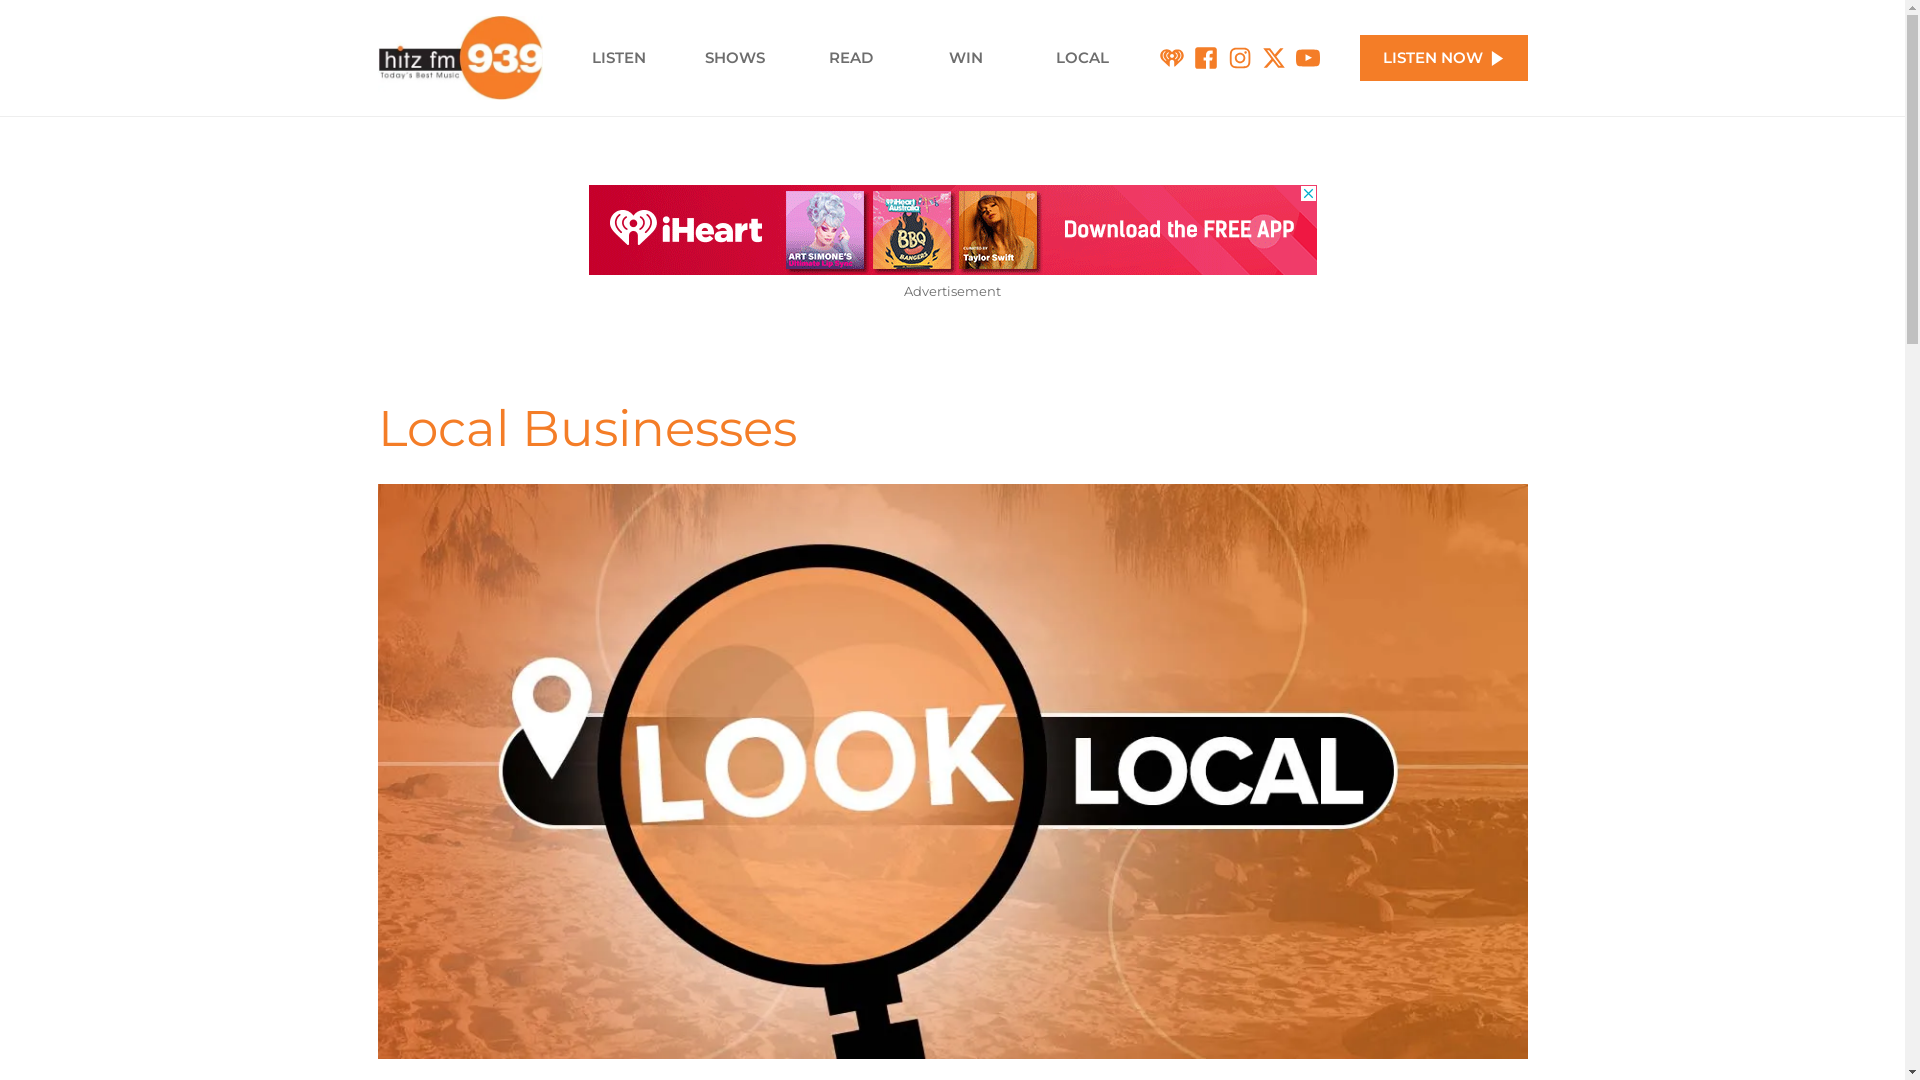 The width and height of the screenshot is (1920, 1080). Describe the element at coordinates (618, 56) in the screenshot. I see `'LISTEN'` at that location.